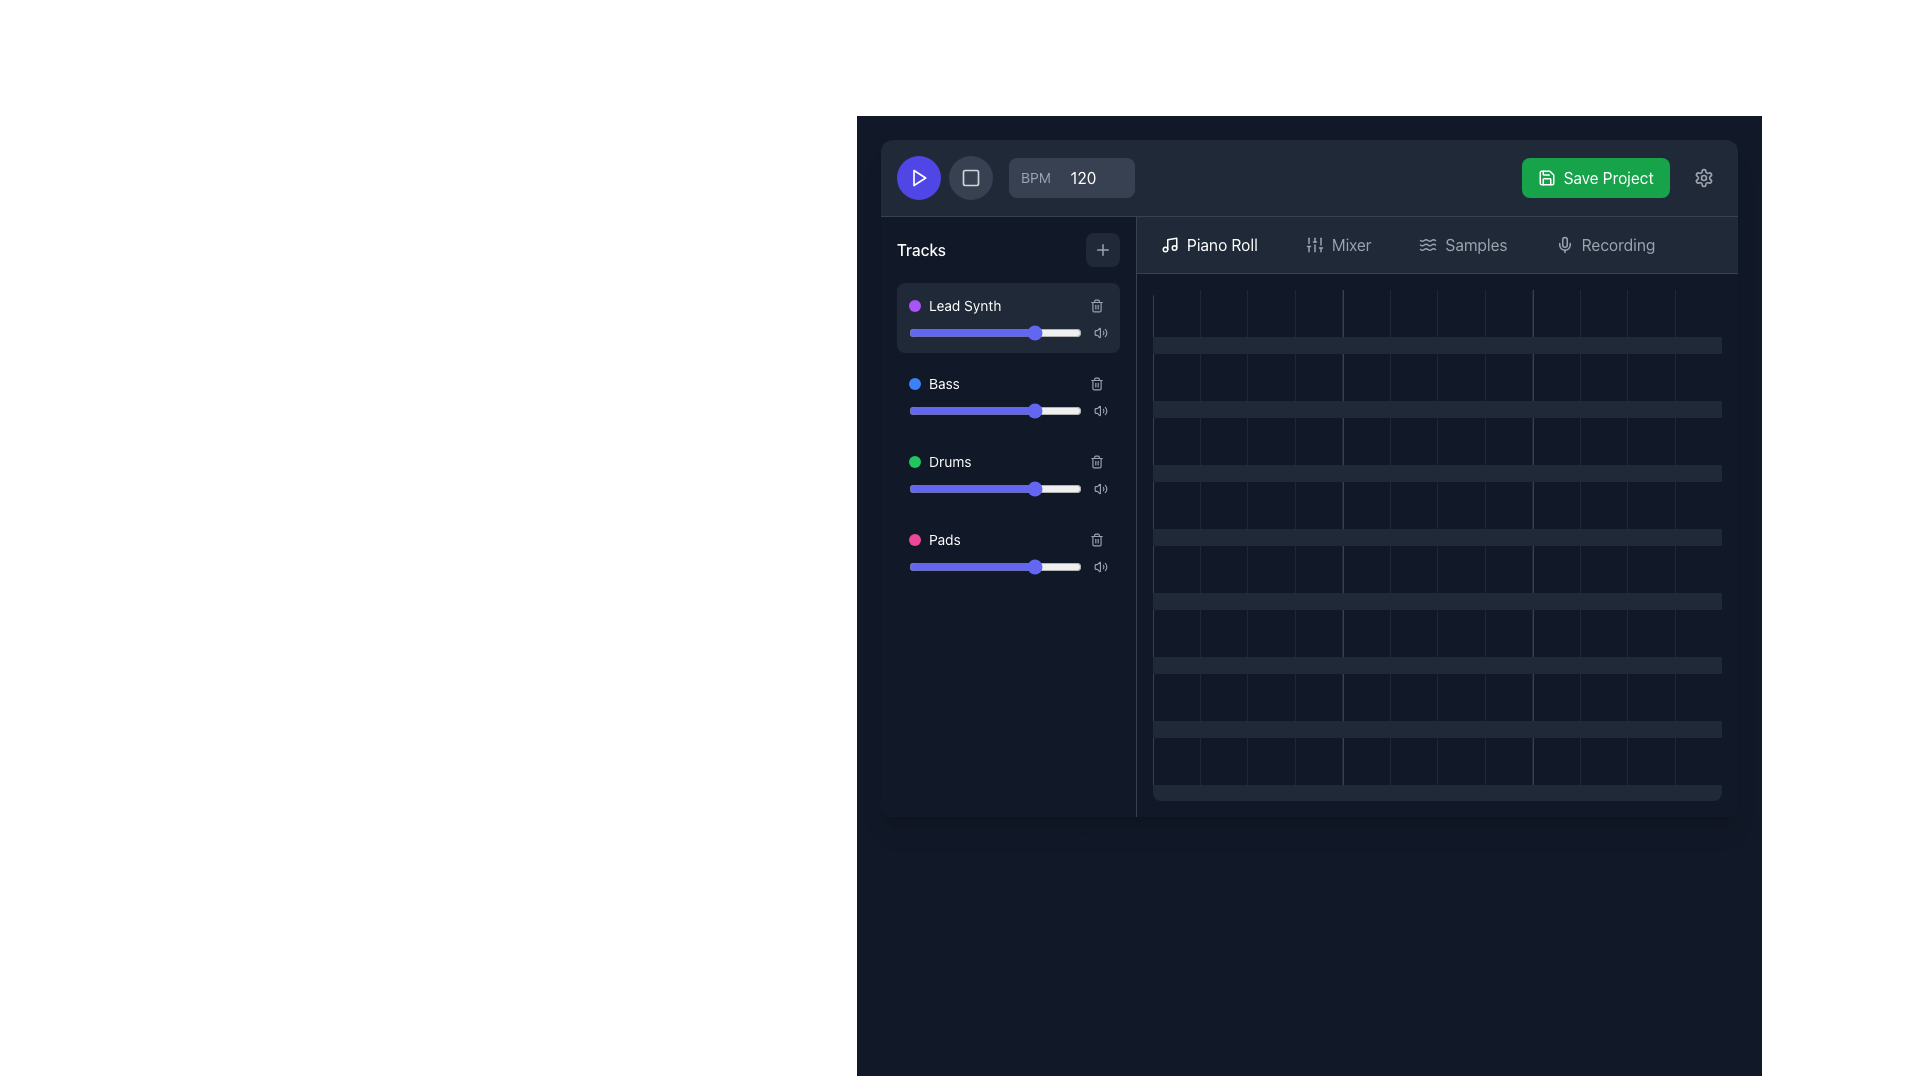  I want to click on the interactive tile located at the bottom-right corner of the grid layout, so click(1697, 761).